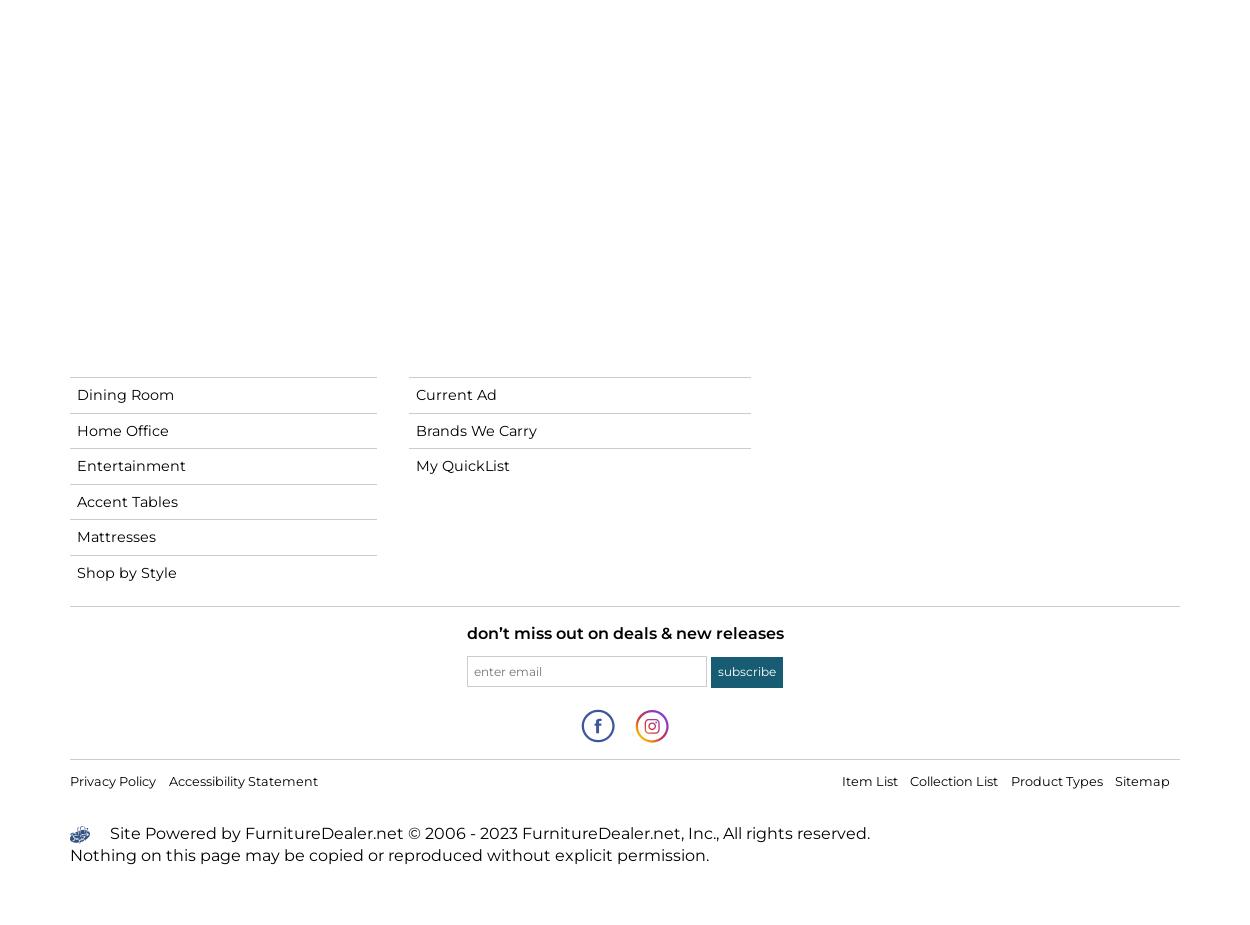  Describe the element at coordinates (121, 323) in the screenshot. I see `'Living Room'` at that location.